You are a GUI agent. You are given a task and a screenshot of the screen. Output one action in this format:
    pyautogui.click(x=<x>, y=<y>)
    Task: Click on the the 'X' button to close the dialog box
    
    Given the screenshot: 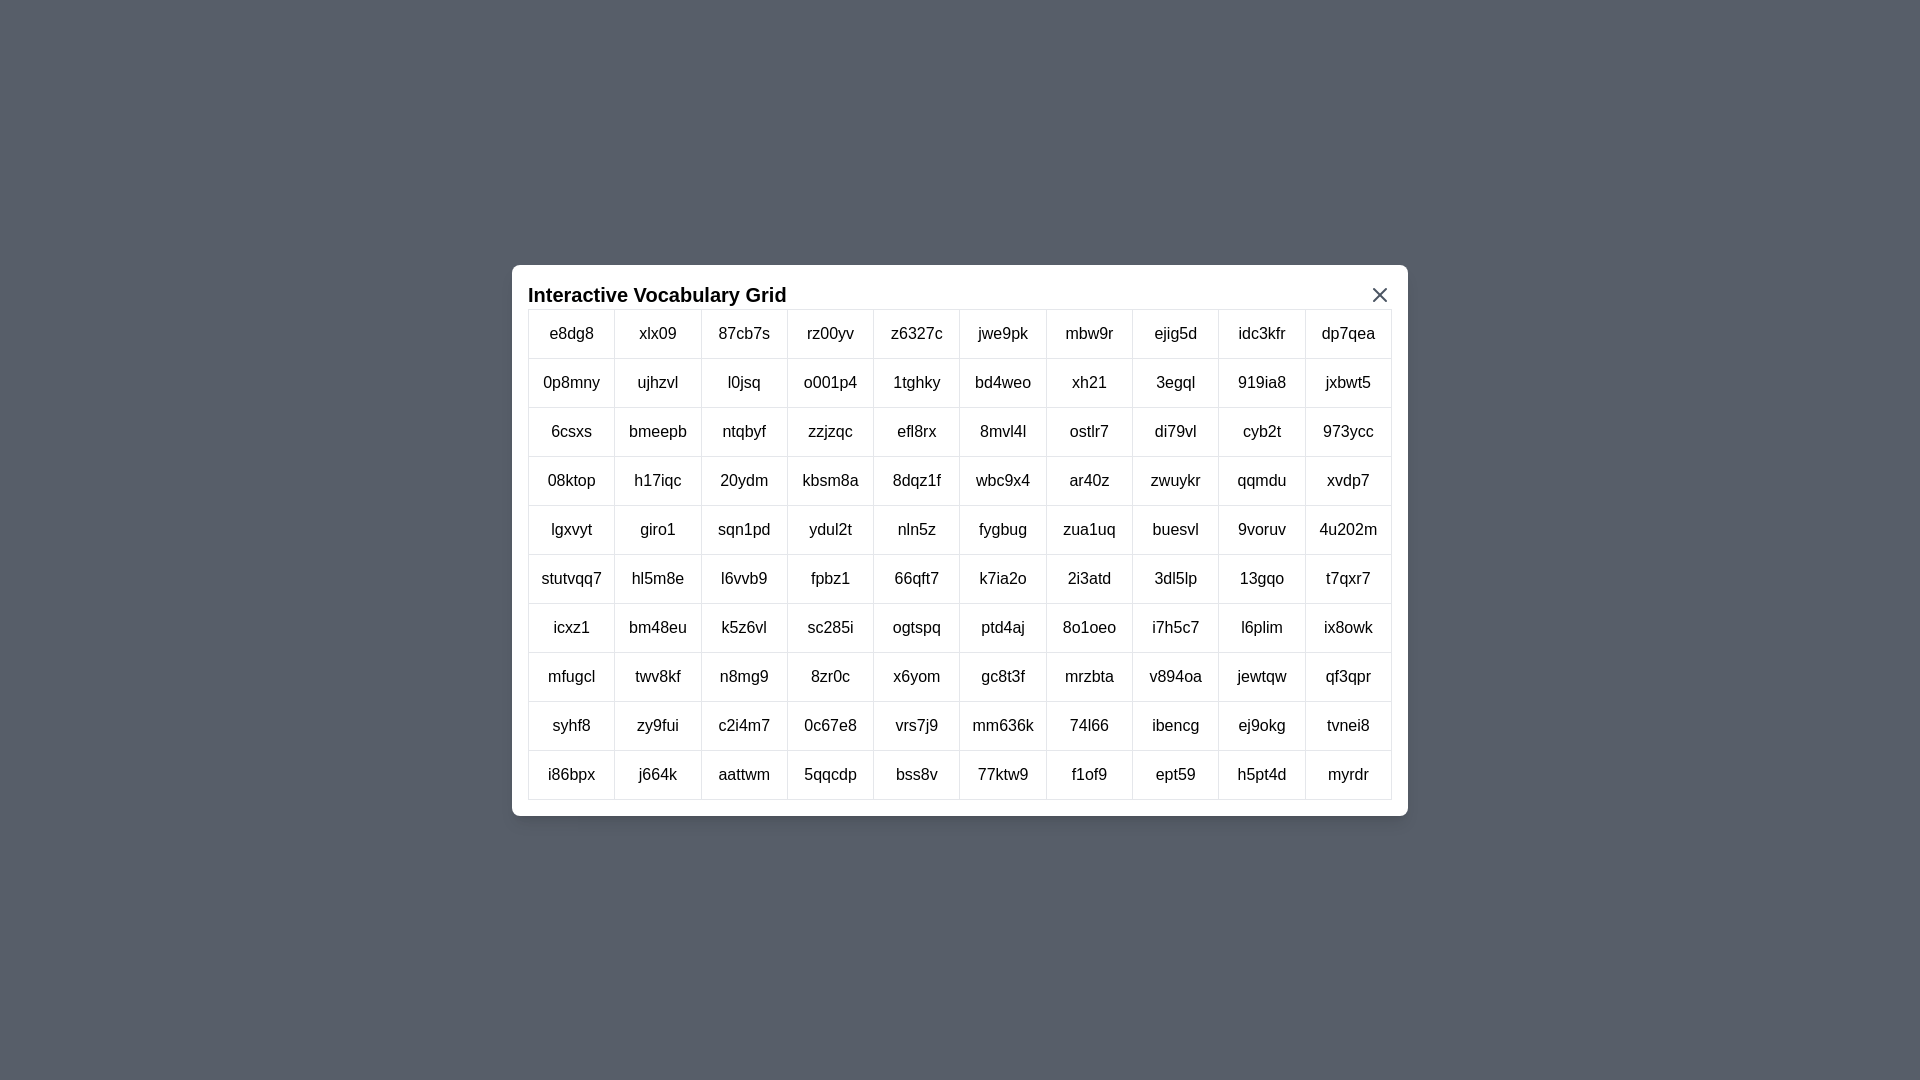 What is the action you would take?
    pyautogui.click(x=1379, y=294)
    